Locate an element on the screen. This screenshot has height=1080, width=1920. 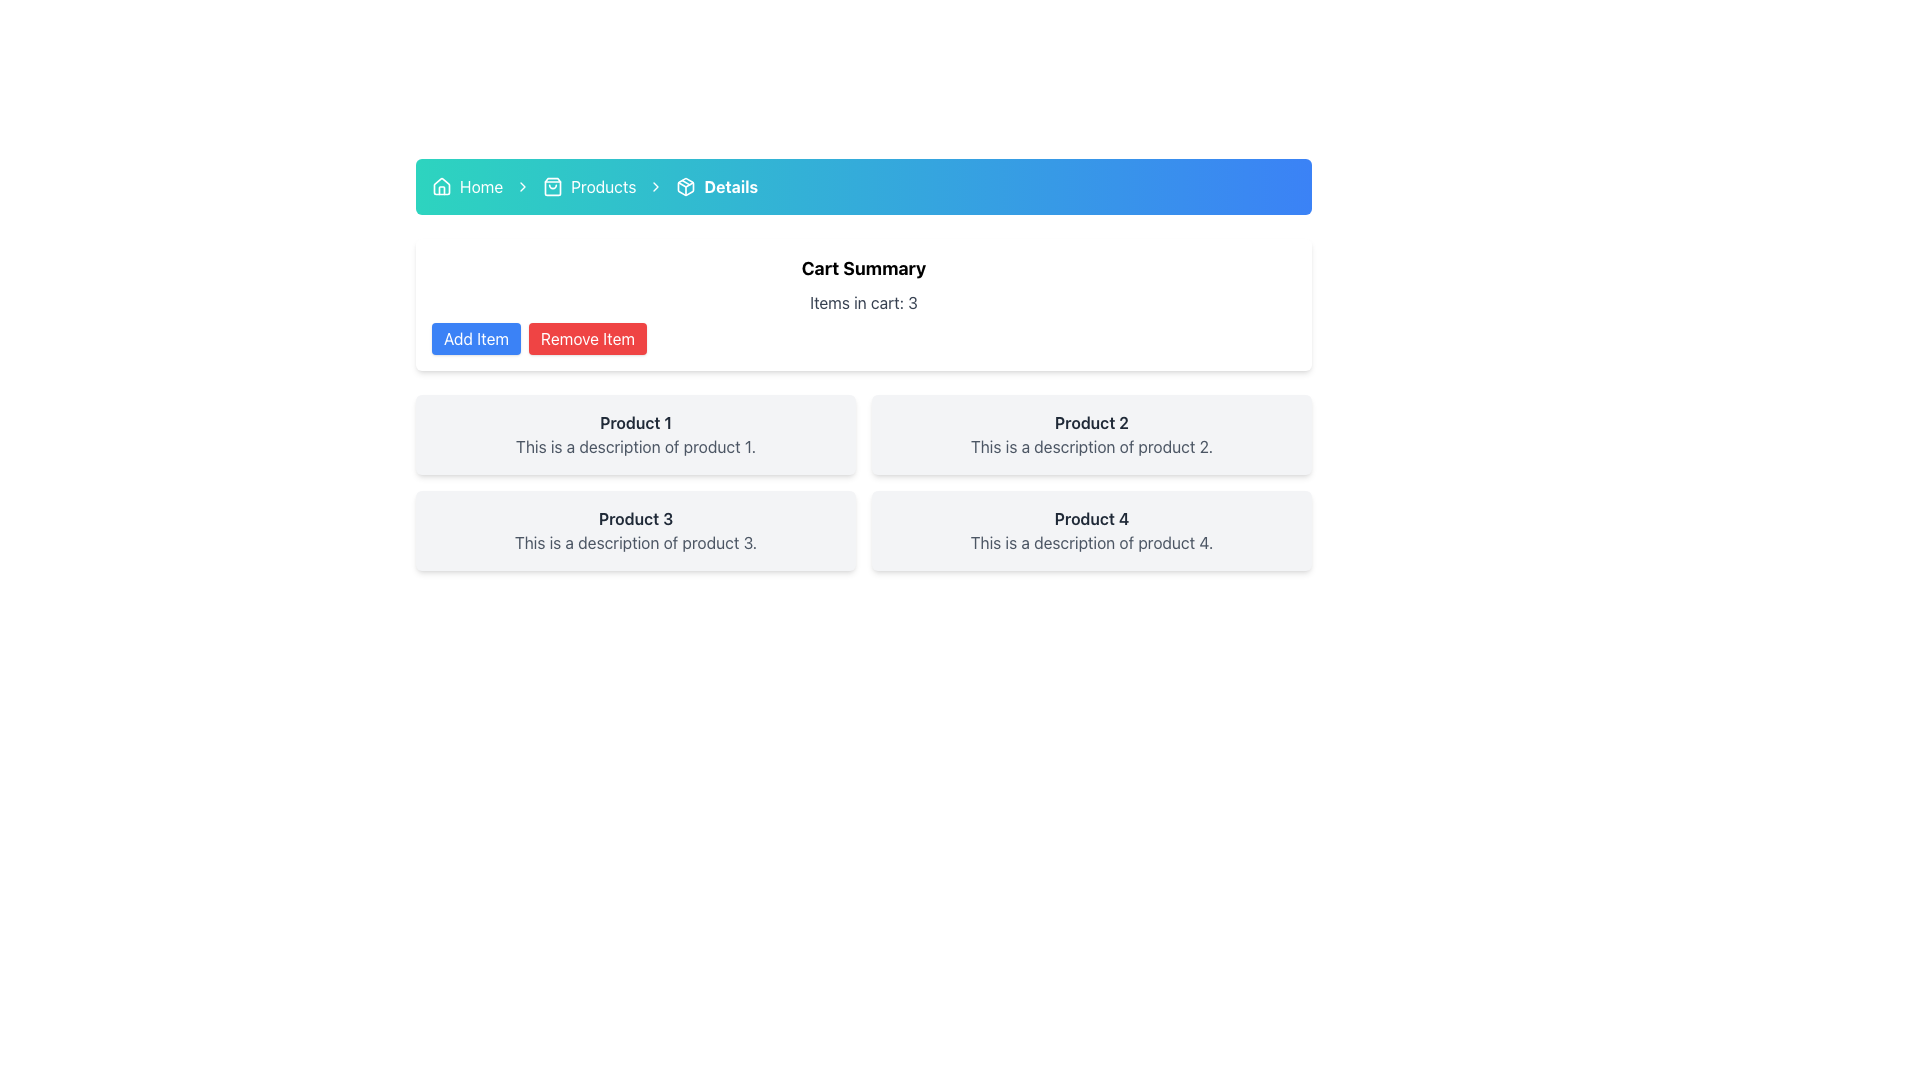
the text label displaying 'Products' in the breadcrumb navigation bar, which is styled in white font against a teal background is located at coordinates (602, 186).